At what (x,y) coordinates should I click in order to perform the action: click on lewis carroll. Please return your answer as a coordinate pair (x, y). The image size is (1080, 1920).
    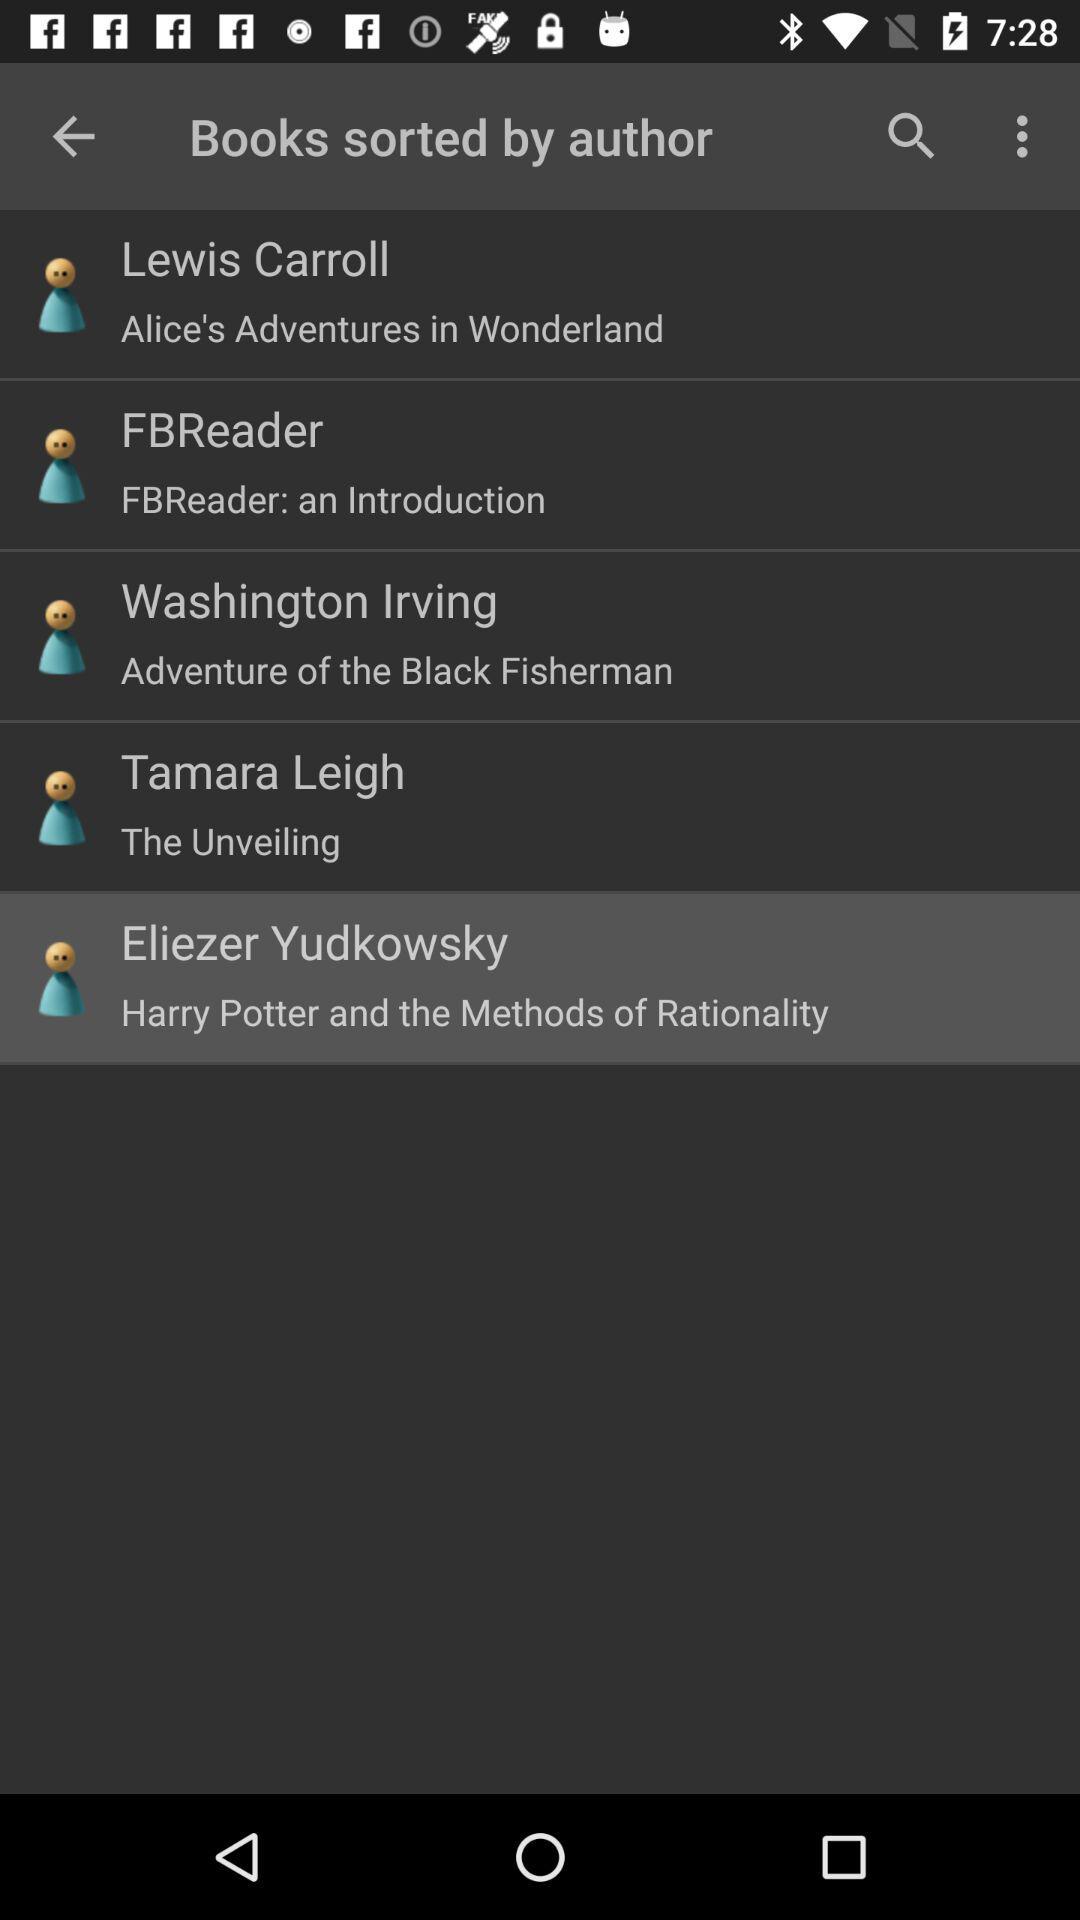
    Looking at the image, I should click on (254, 256).